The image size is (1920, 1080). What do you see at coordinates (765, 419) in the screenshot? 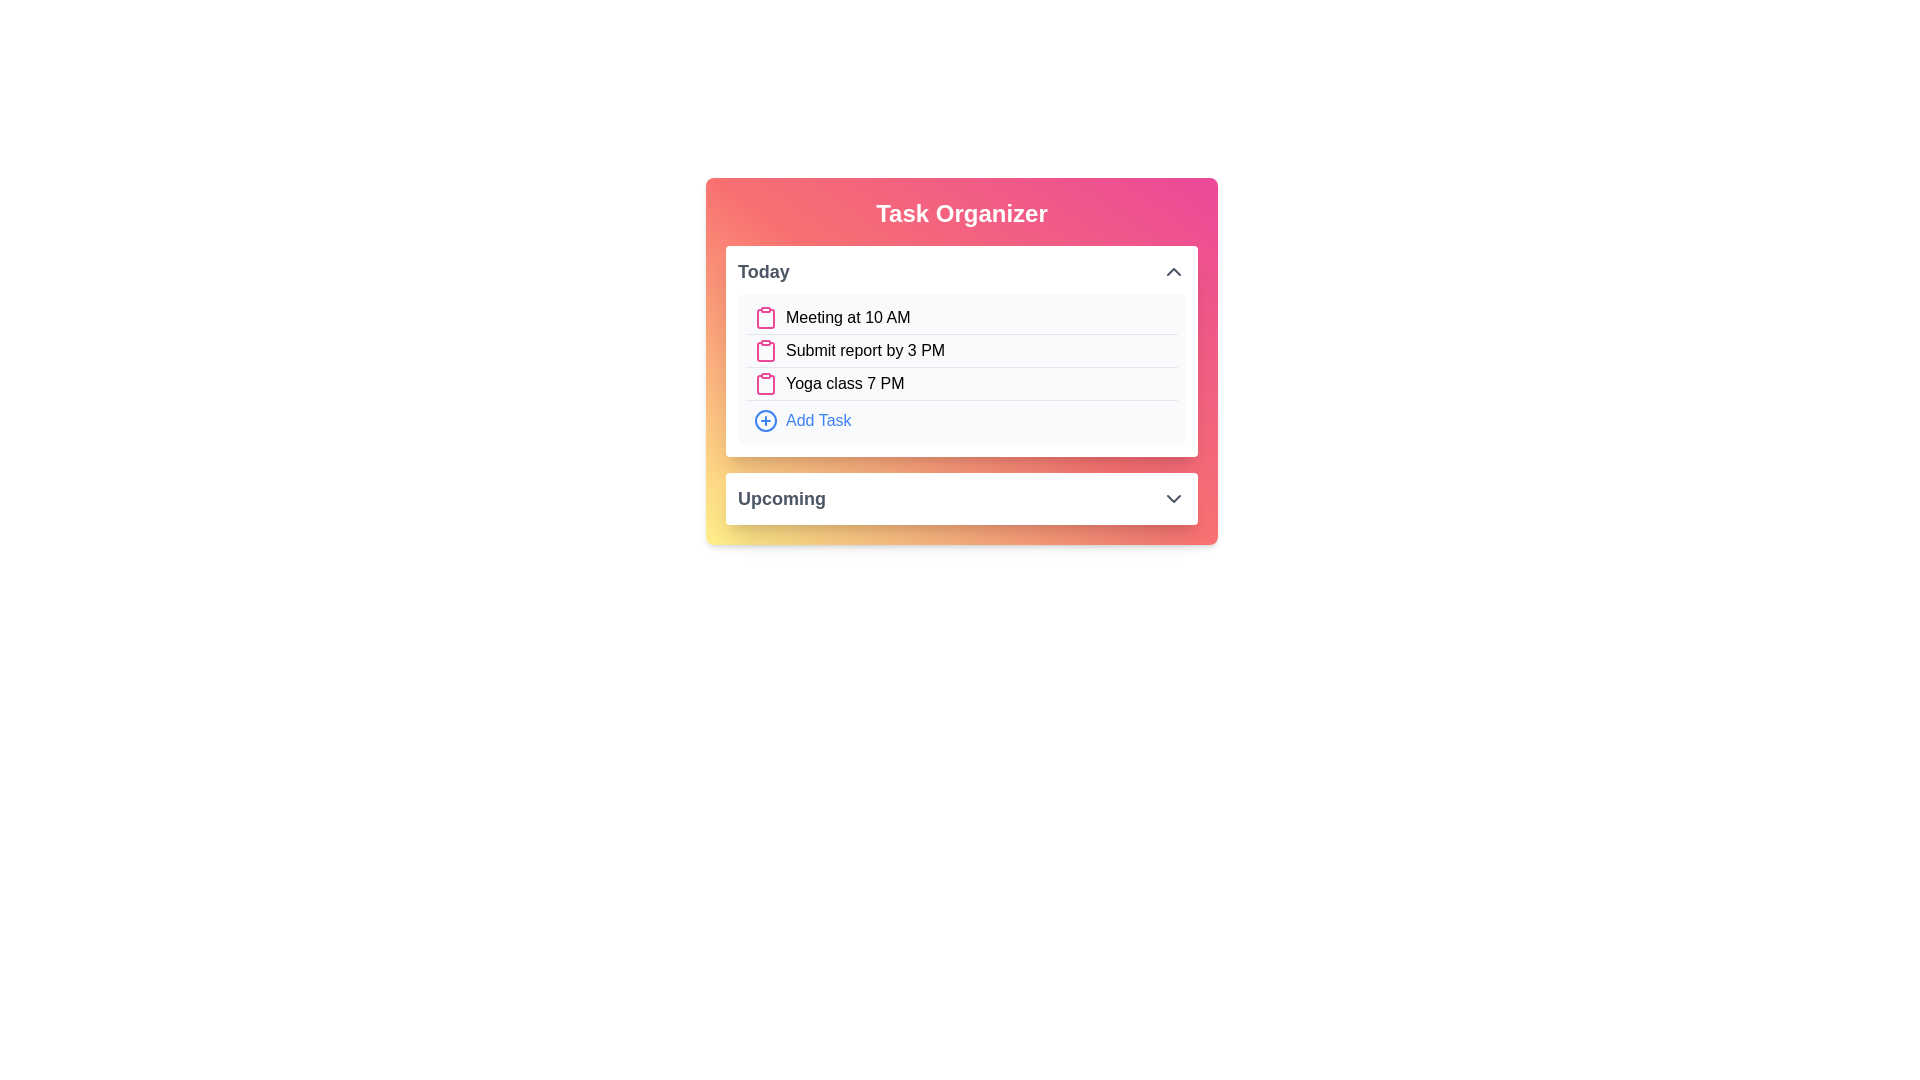
I see `the Circle graphic element (SVG) that symbolizes the 'Add Task' button, located under the 'Today' section of the task organizer interface panel` at bounding box center [765, 419].